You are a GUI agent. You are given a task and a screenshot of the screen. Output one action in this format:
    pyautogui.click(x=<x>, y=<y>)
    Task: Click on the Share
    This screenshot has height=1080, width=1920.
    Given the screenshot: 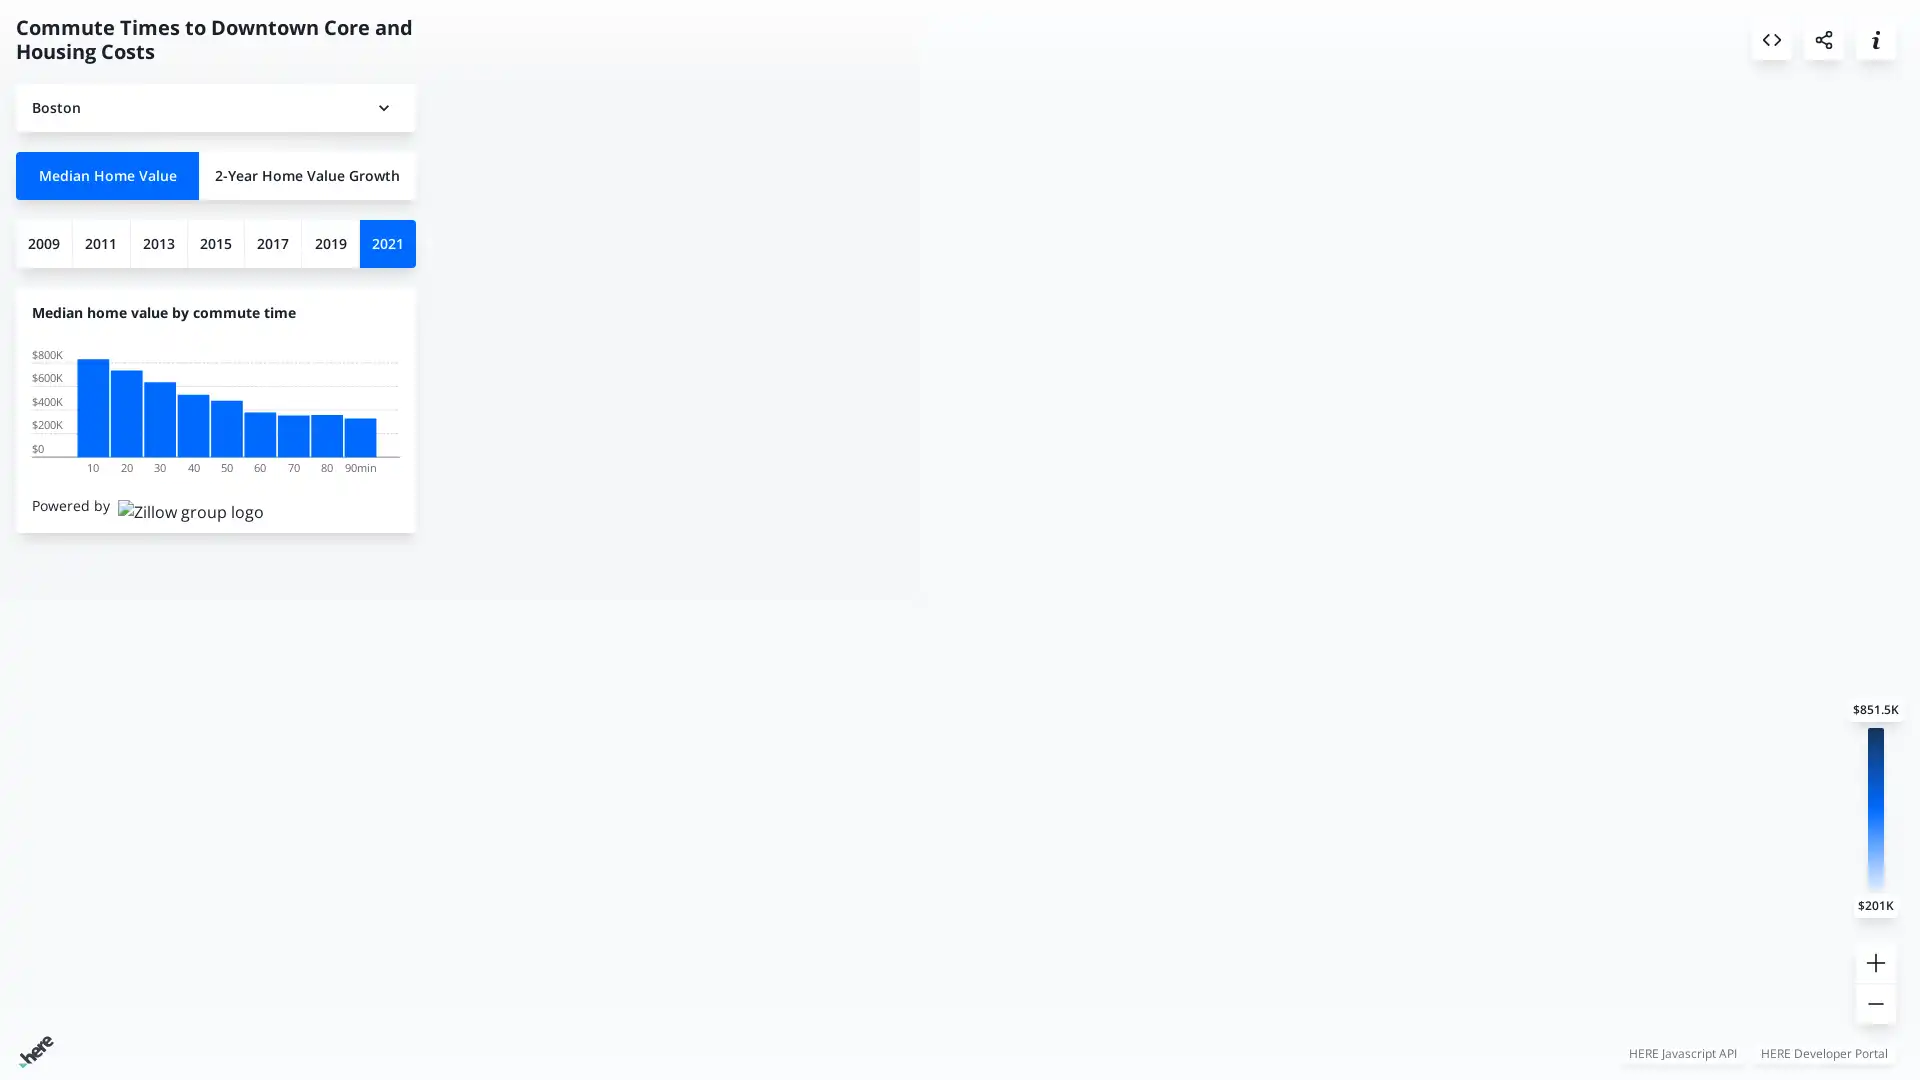 What is the action you would take?
    pyautogui.click(x=1824, y=39)
    